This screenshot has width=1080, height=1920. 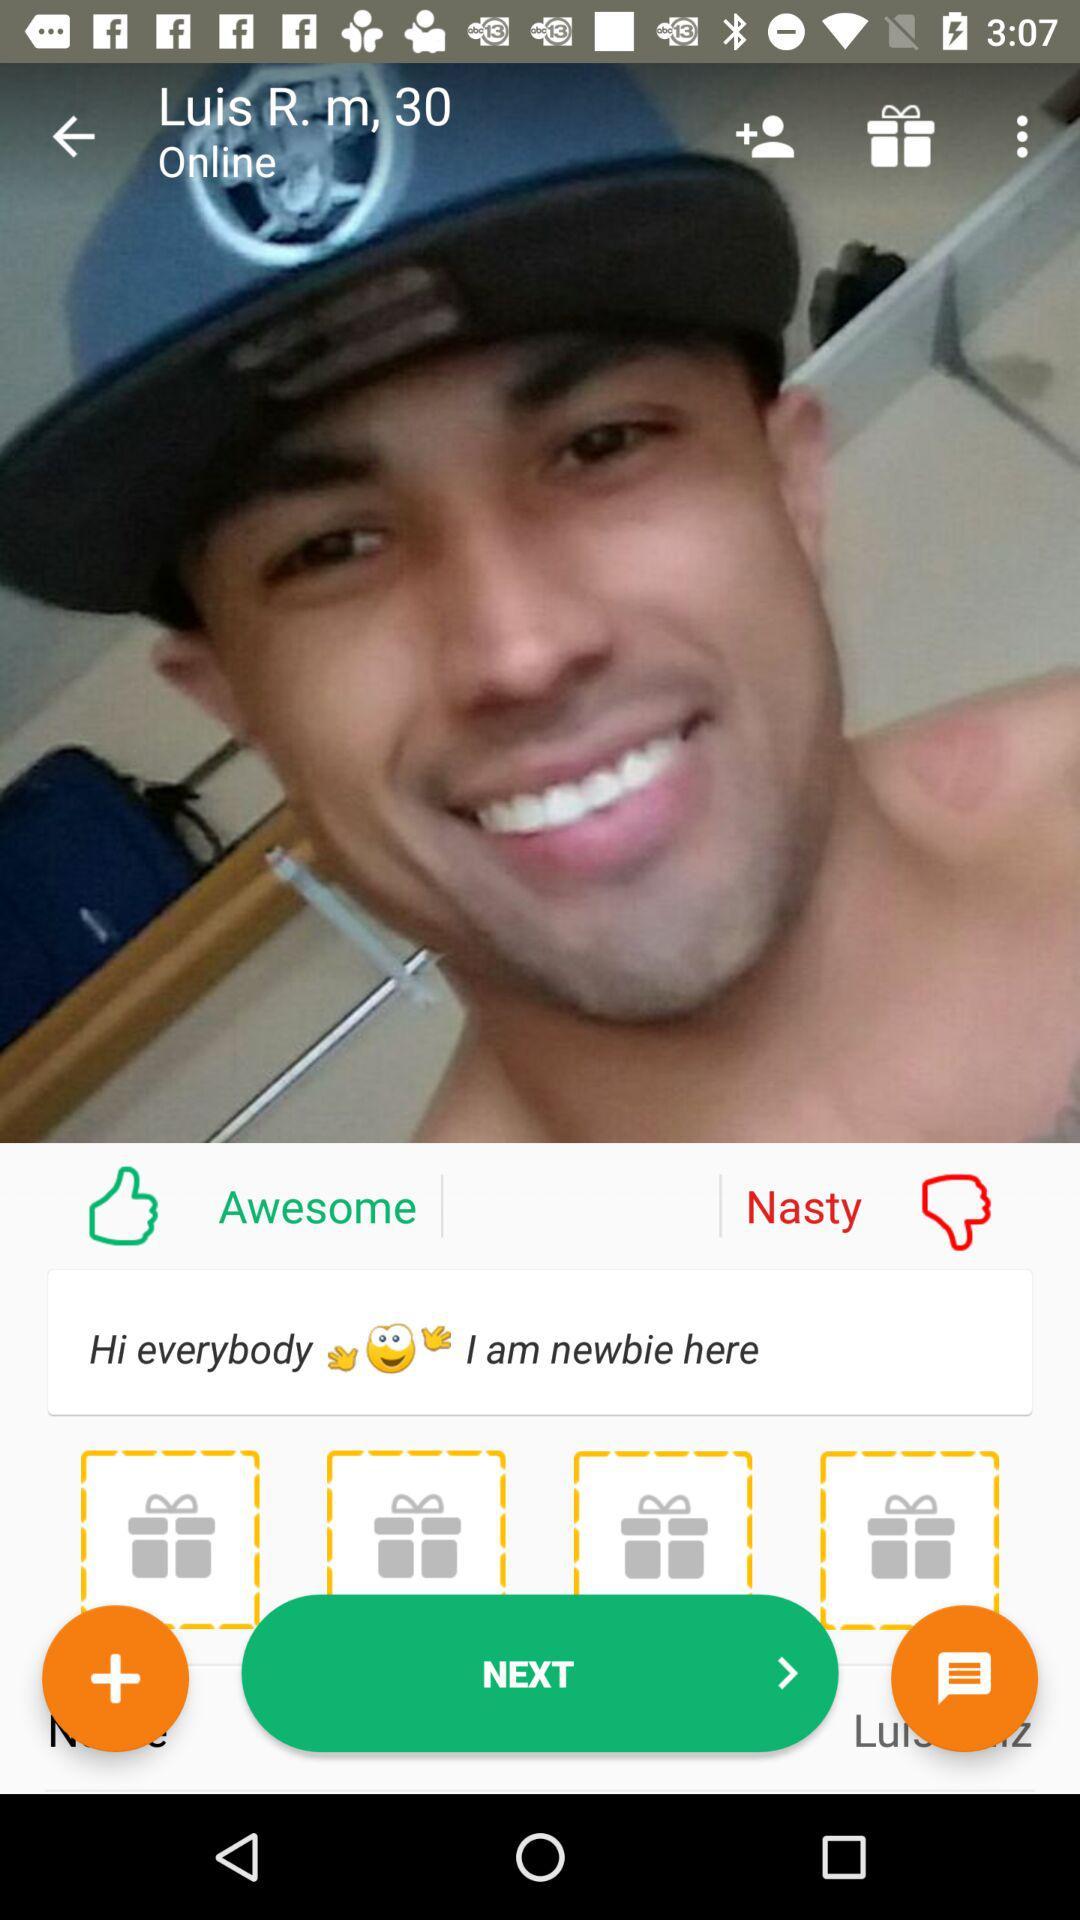 I want to click on icon below the hi everybody h item, so click(x=909, y=1539).